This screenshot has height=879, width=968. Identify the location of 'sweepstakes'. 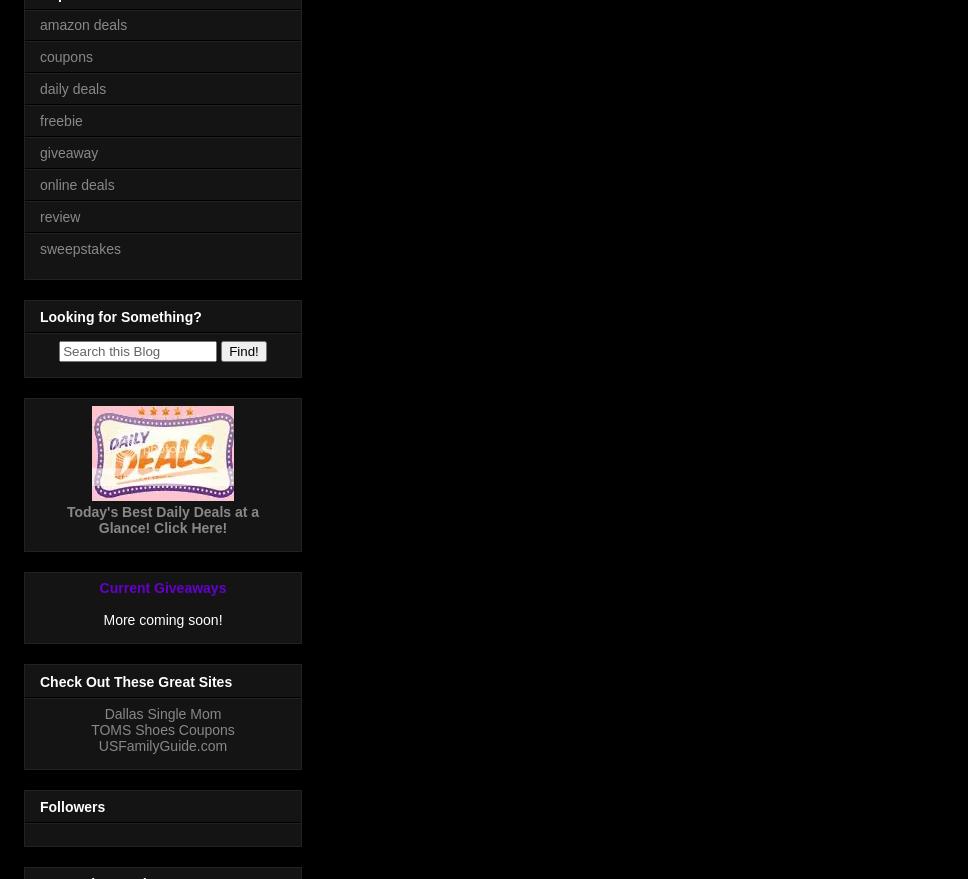
(78, 246).